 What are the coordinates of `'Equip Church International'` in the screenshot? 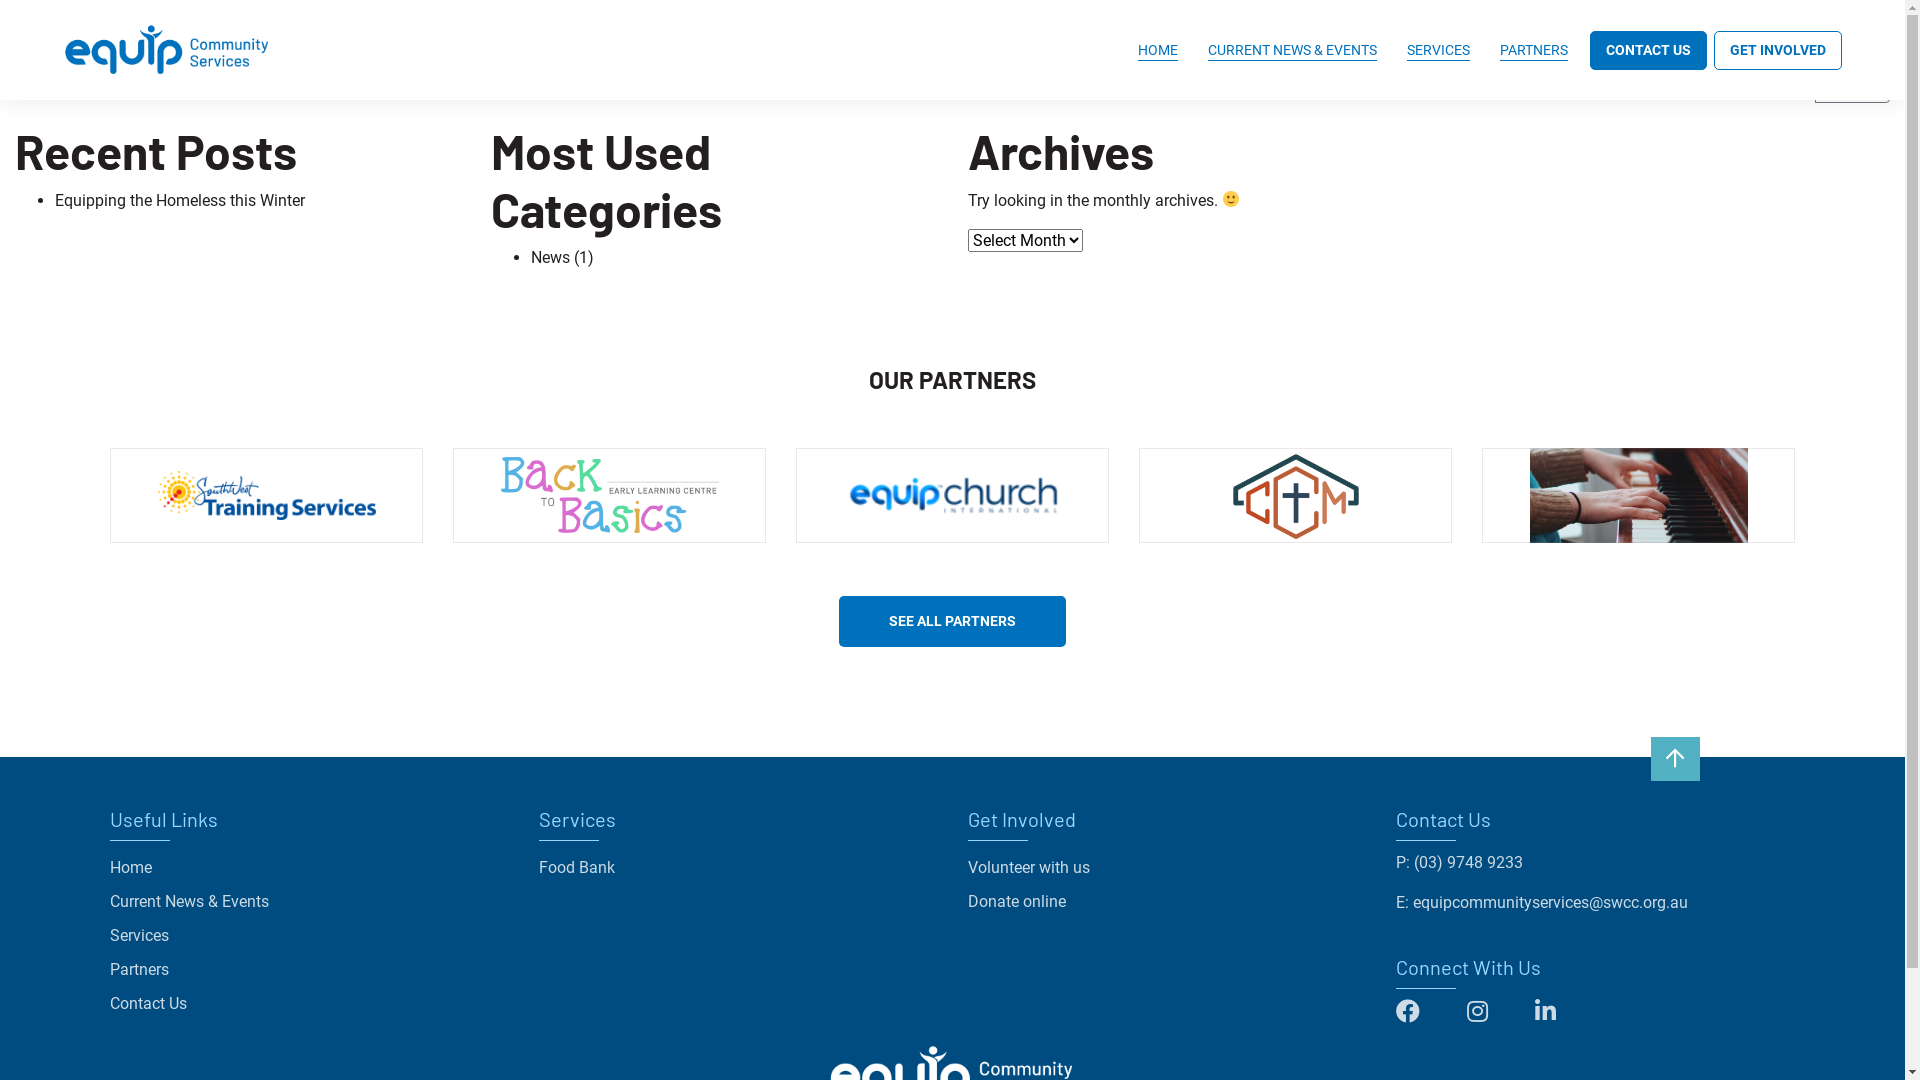 It's located at (951, 497).